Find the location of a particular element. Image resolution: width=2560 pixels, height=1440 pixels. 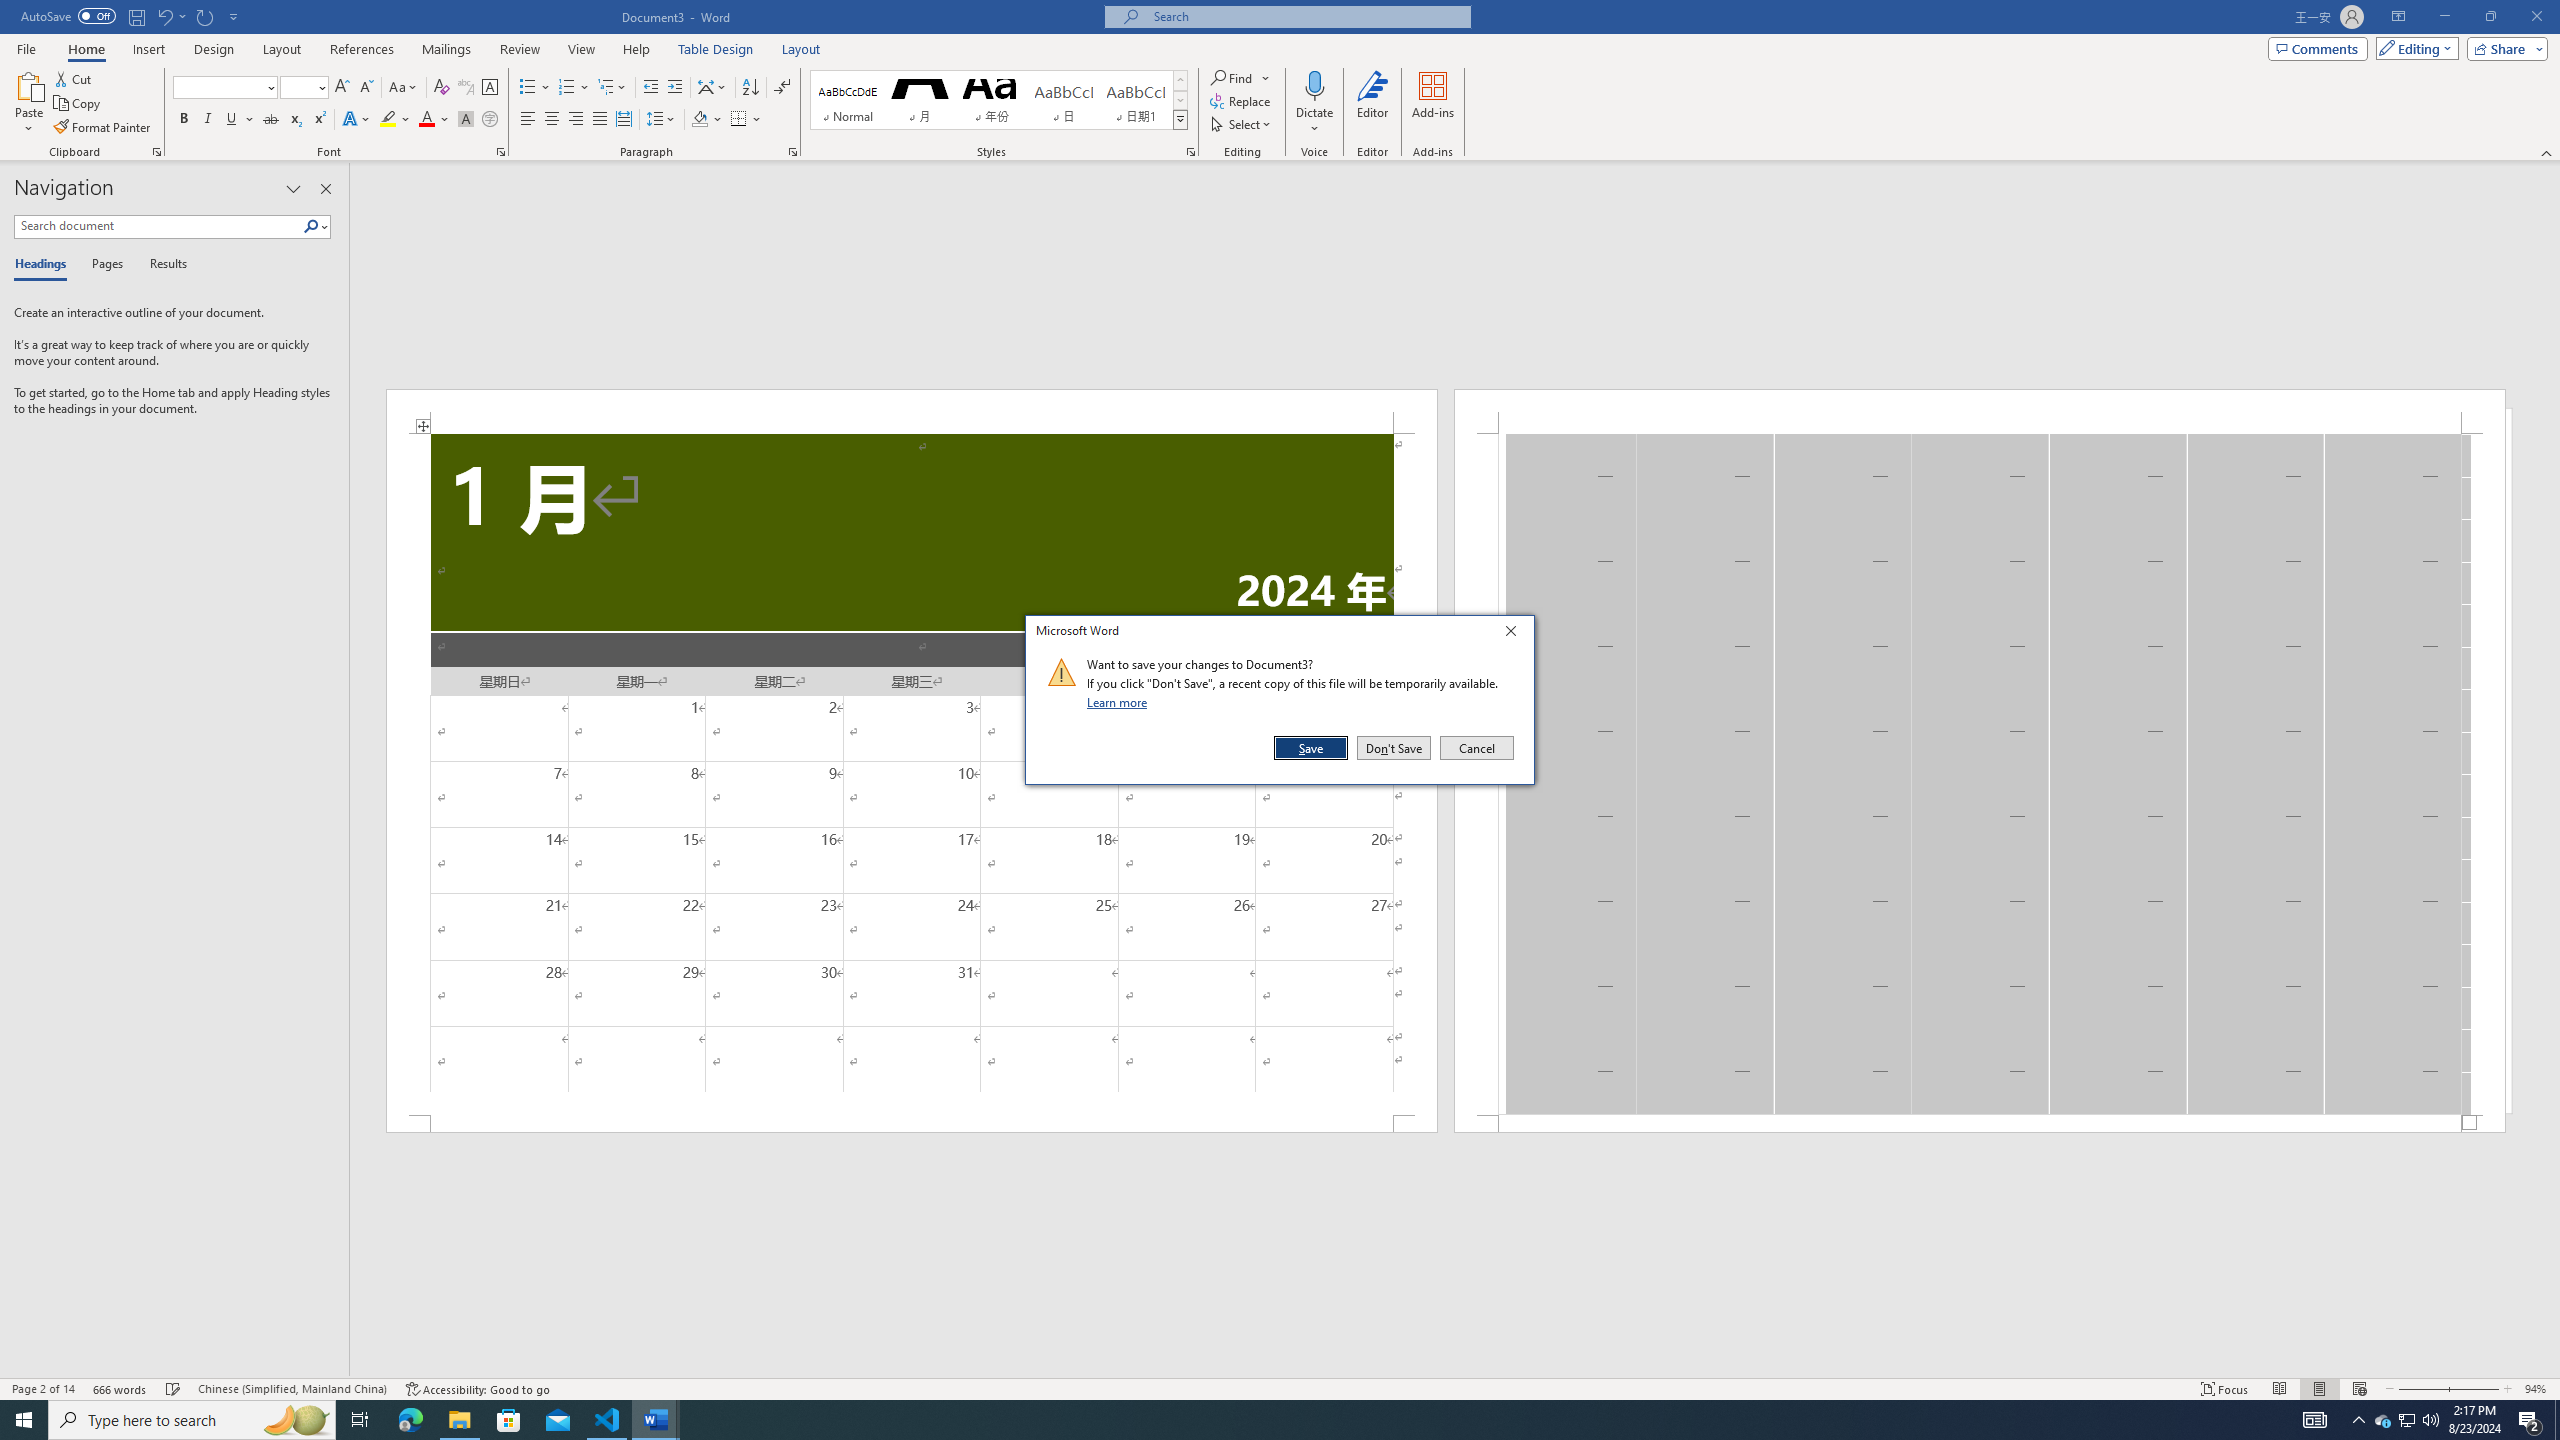

'Q2790: 100%' is located at coordinates (2429, 1418).